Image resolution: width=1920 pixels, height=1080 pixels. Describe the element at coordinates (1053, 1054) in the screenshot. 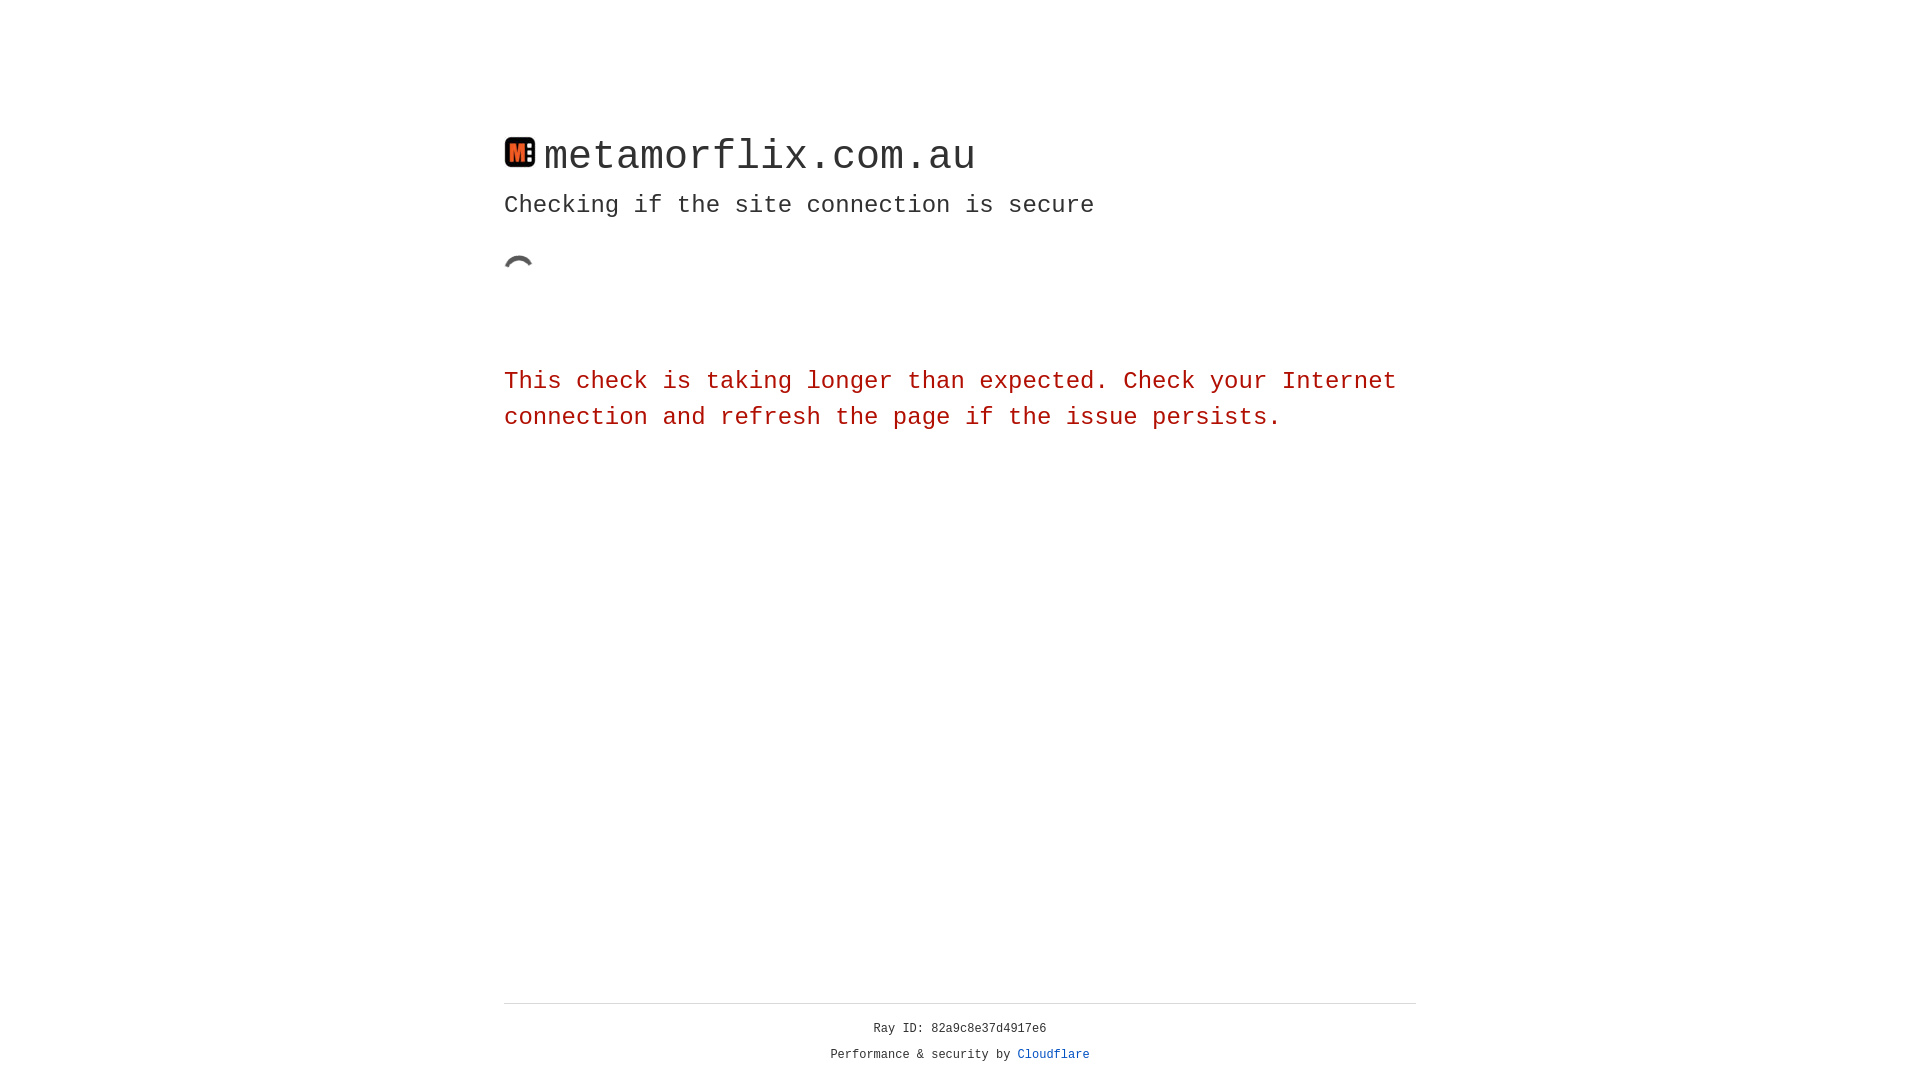

I see `'Cloudflare'` at that location.